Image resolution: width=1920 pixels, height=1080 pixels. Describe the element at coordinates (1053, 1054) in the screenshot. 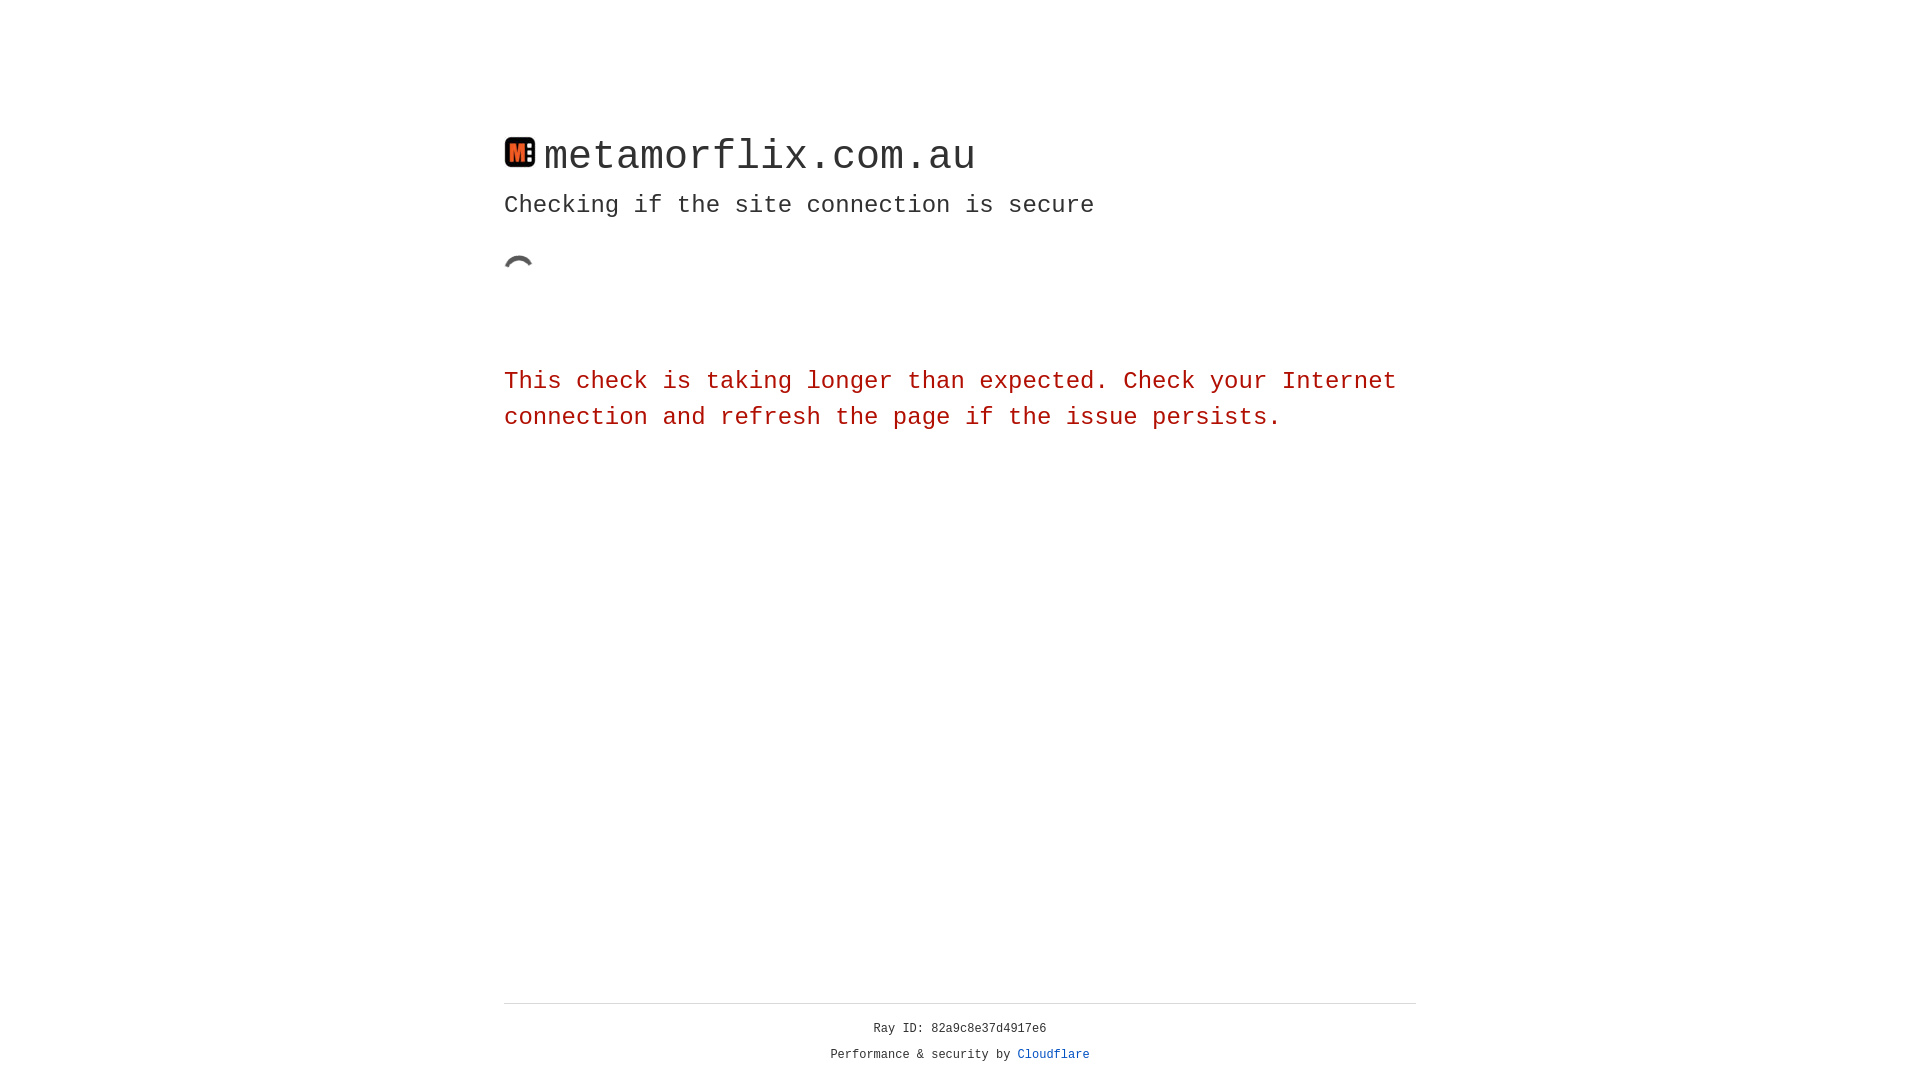

I see `'Cloudflare'` at that location.